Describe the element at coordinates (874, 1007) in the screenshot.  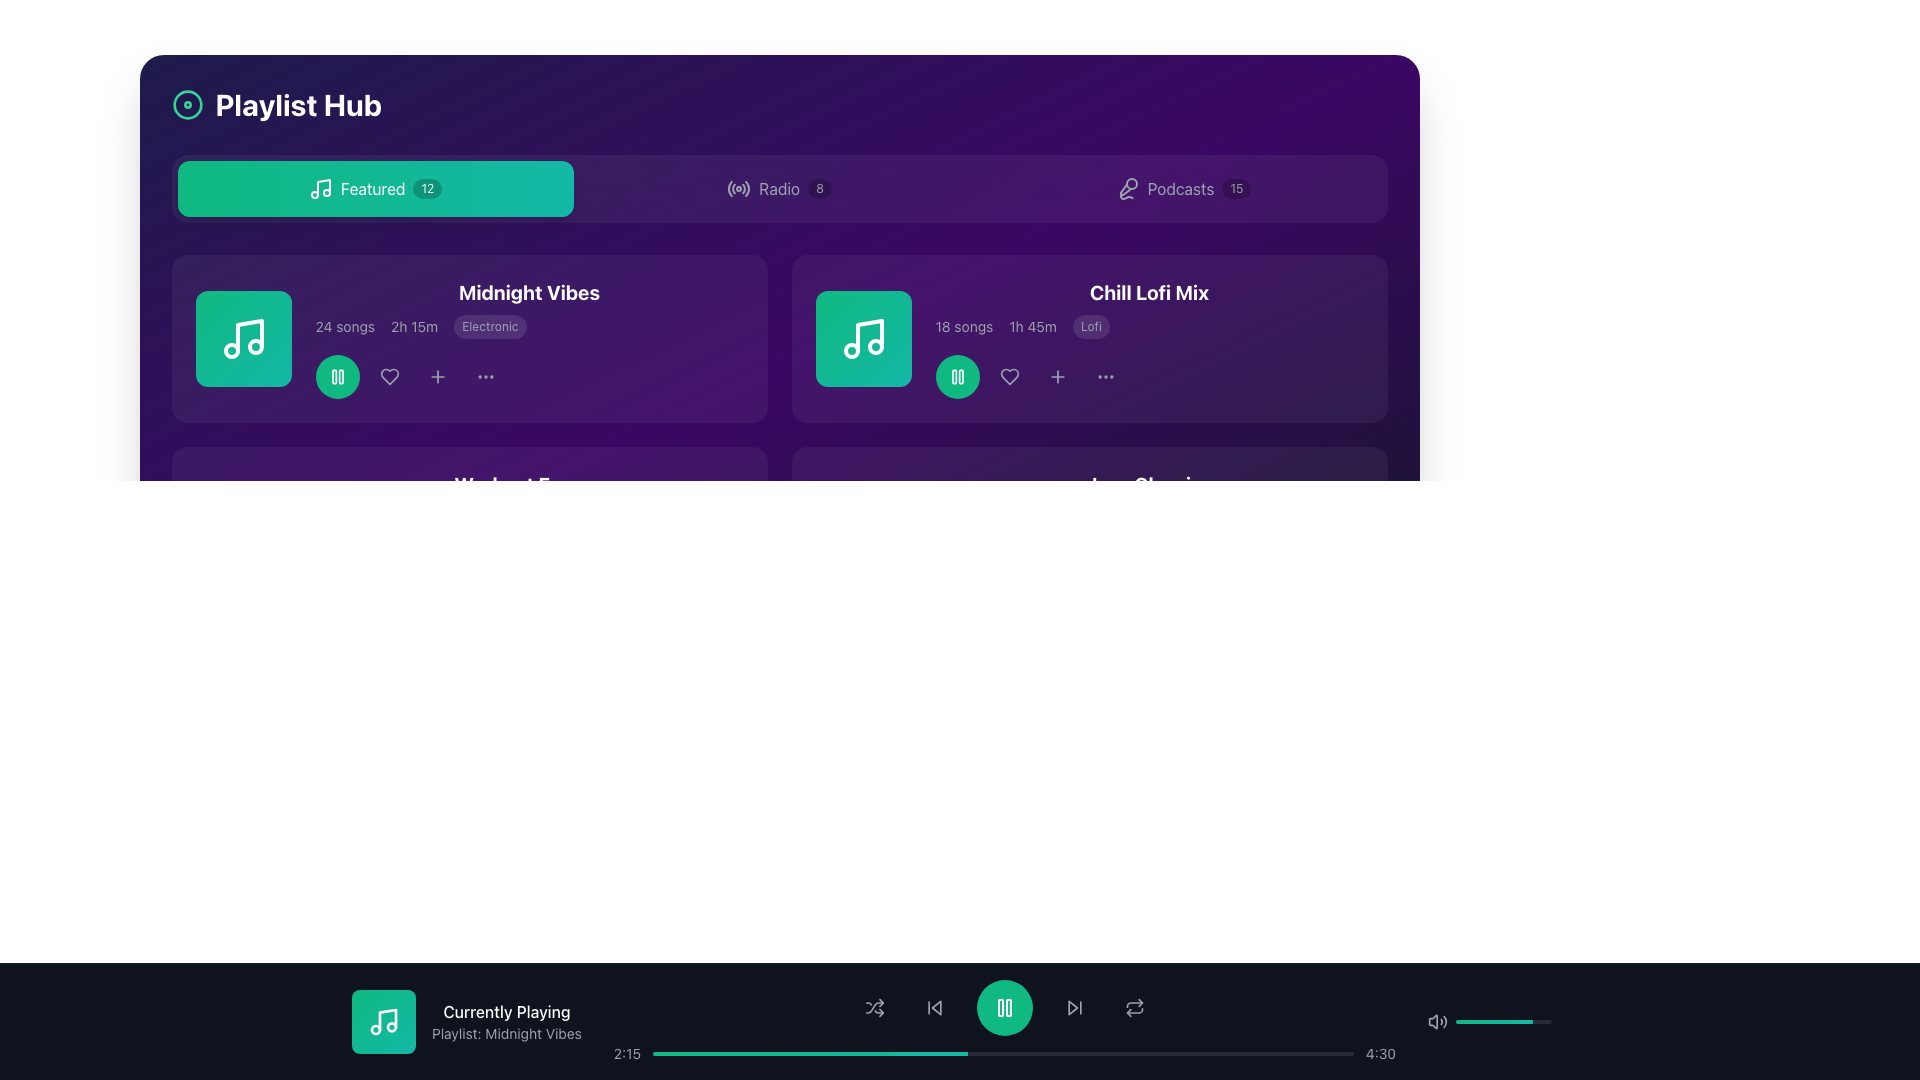
I see `the shuffle button icon, which is represented by two crossing arrows in an X shape` at that location.